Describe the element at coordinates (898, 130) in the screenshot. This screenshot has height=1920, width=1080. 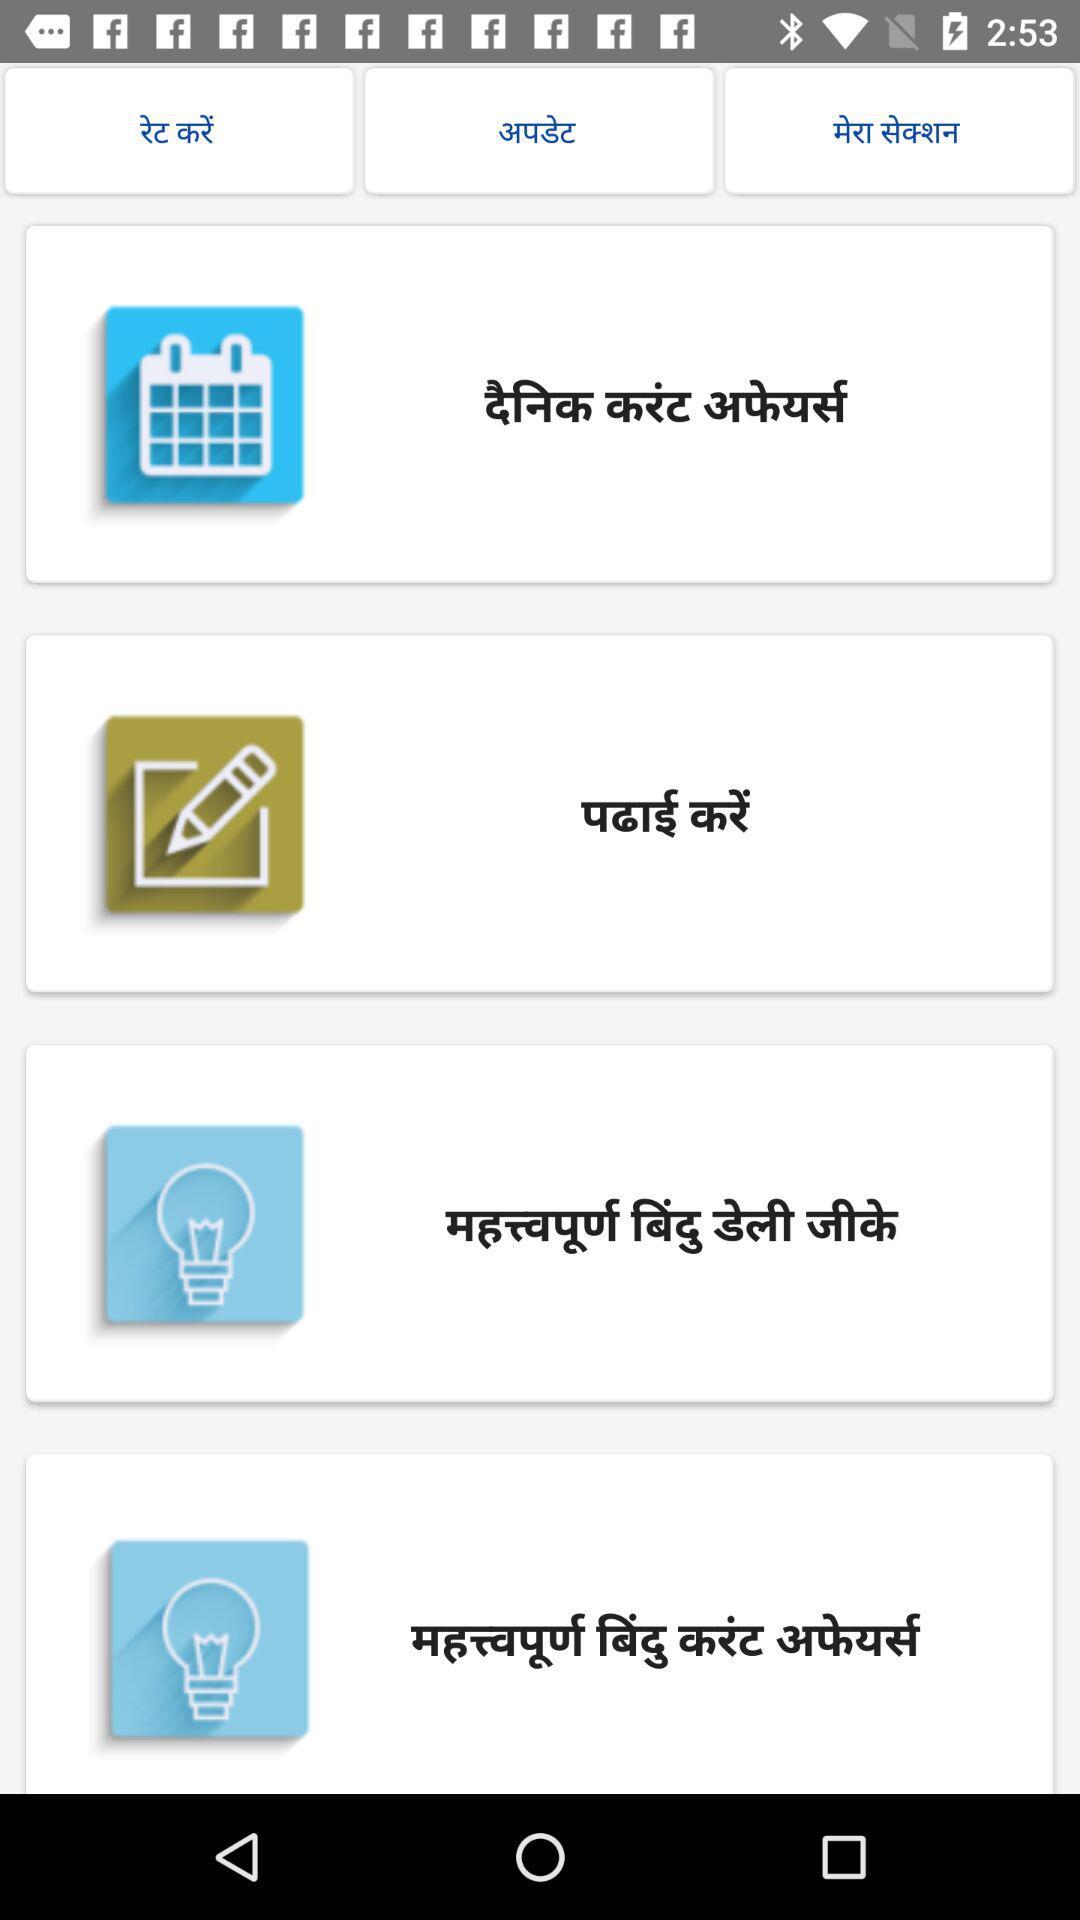
I see `the item at the top right corner` at that location.